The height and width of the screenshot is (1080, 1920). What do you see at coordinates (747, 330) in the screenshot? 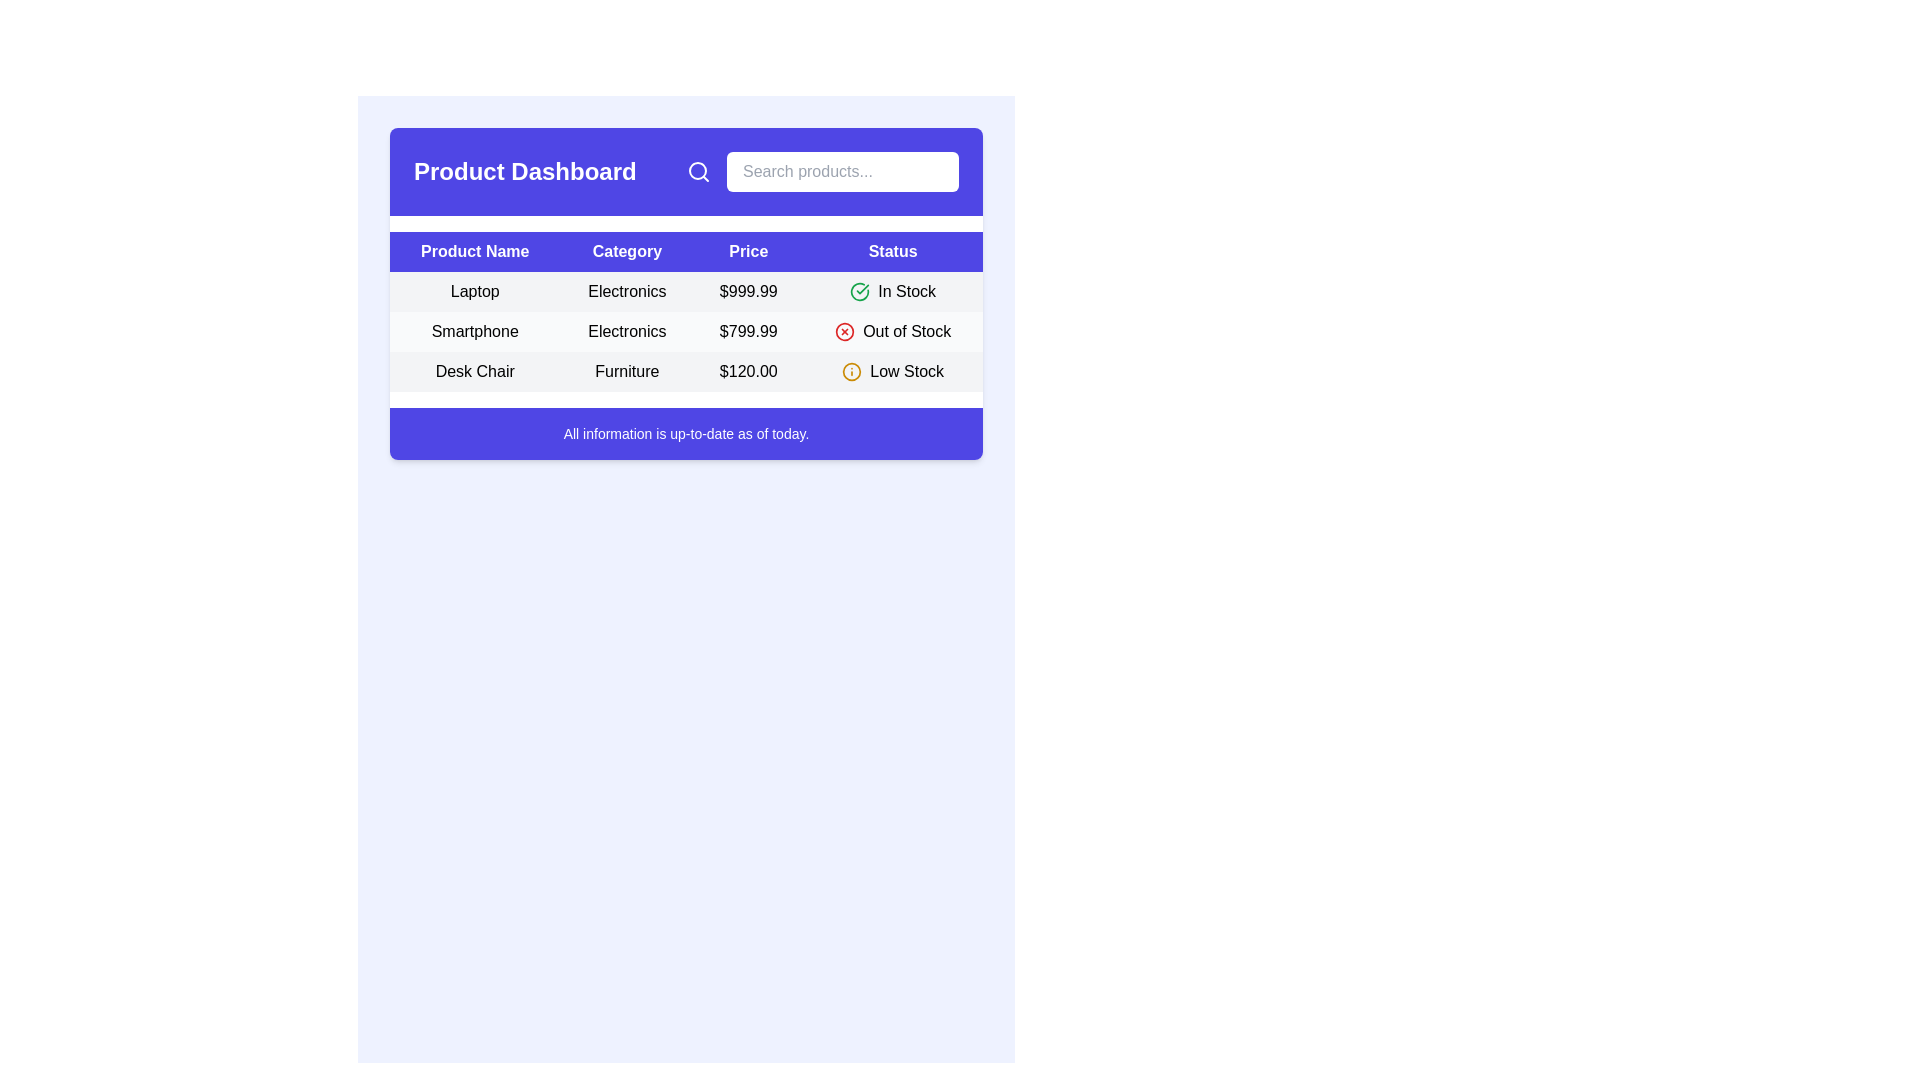
I see `the price label displaying '$799.99' in bold black font, located in the 'Price' column of the data table, aligned with the 'Smartphone' entry` at bounding box center [747, 330].